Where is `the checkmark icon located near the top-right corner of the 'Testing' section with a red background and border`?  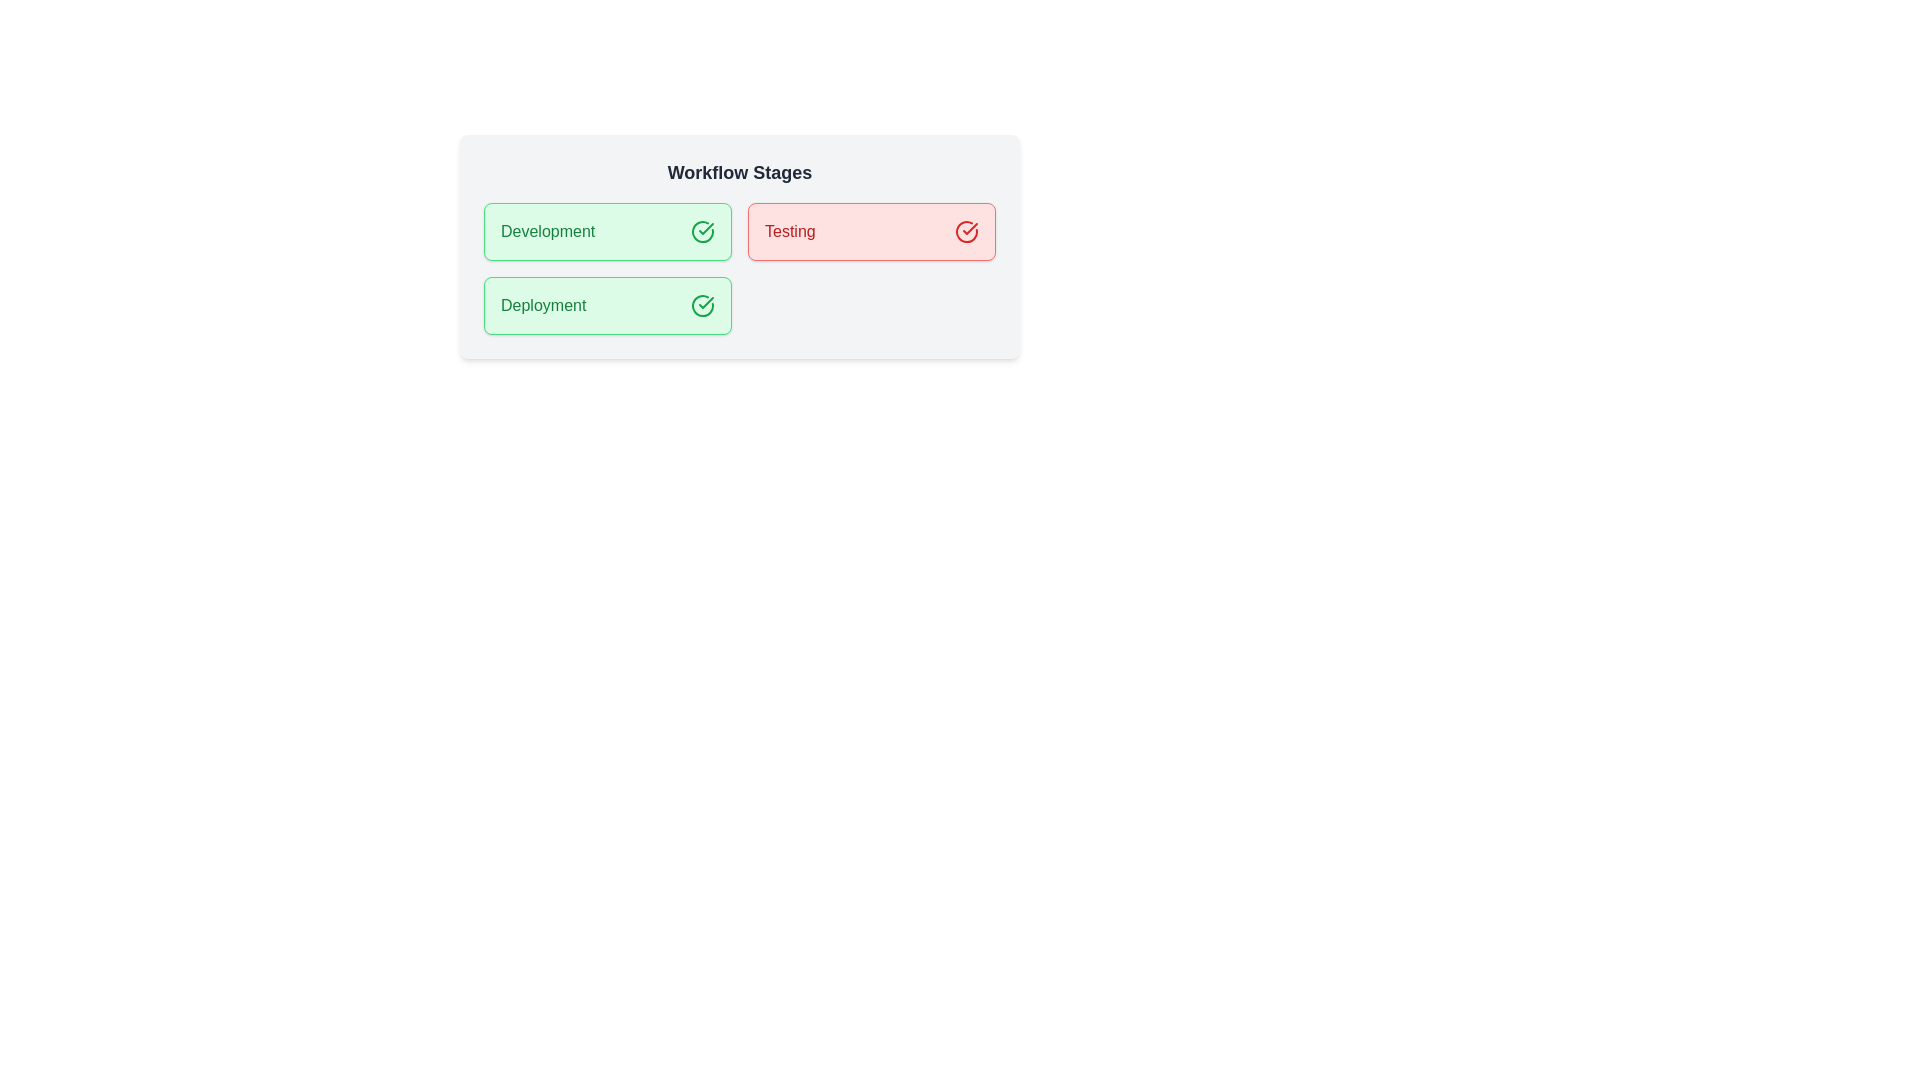 the checkmark icon located near the top-right corner of the 'Testing' section with a red background and border is located at coordinates (970, 227).